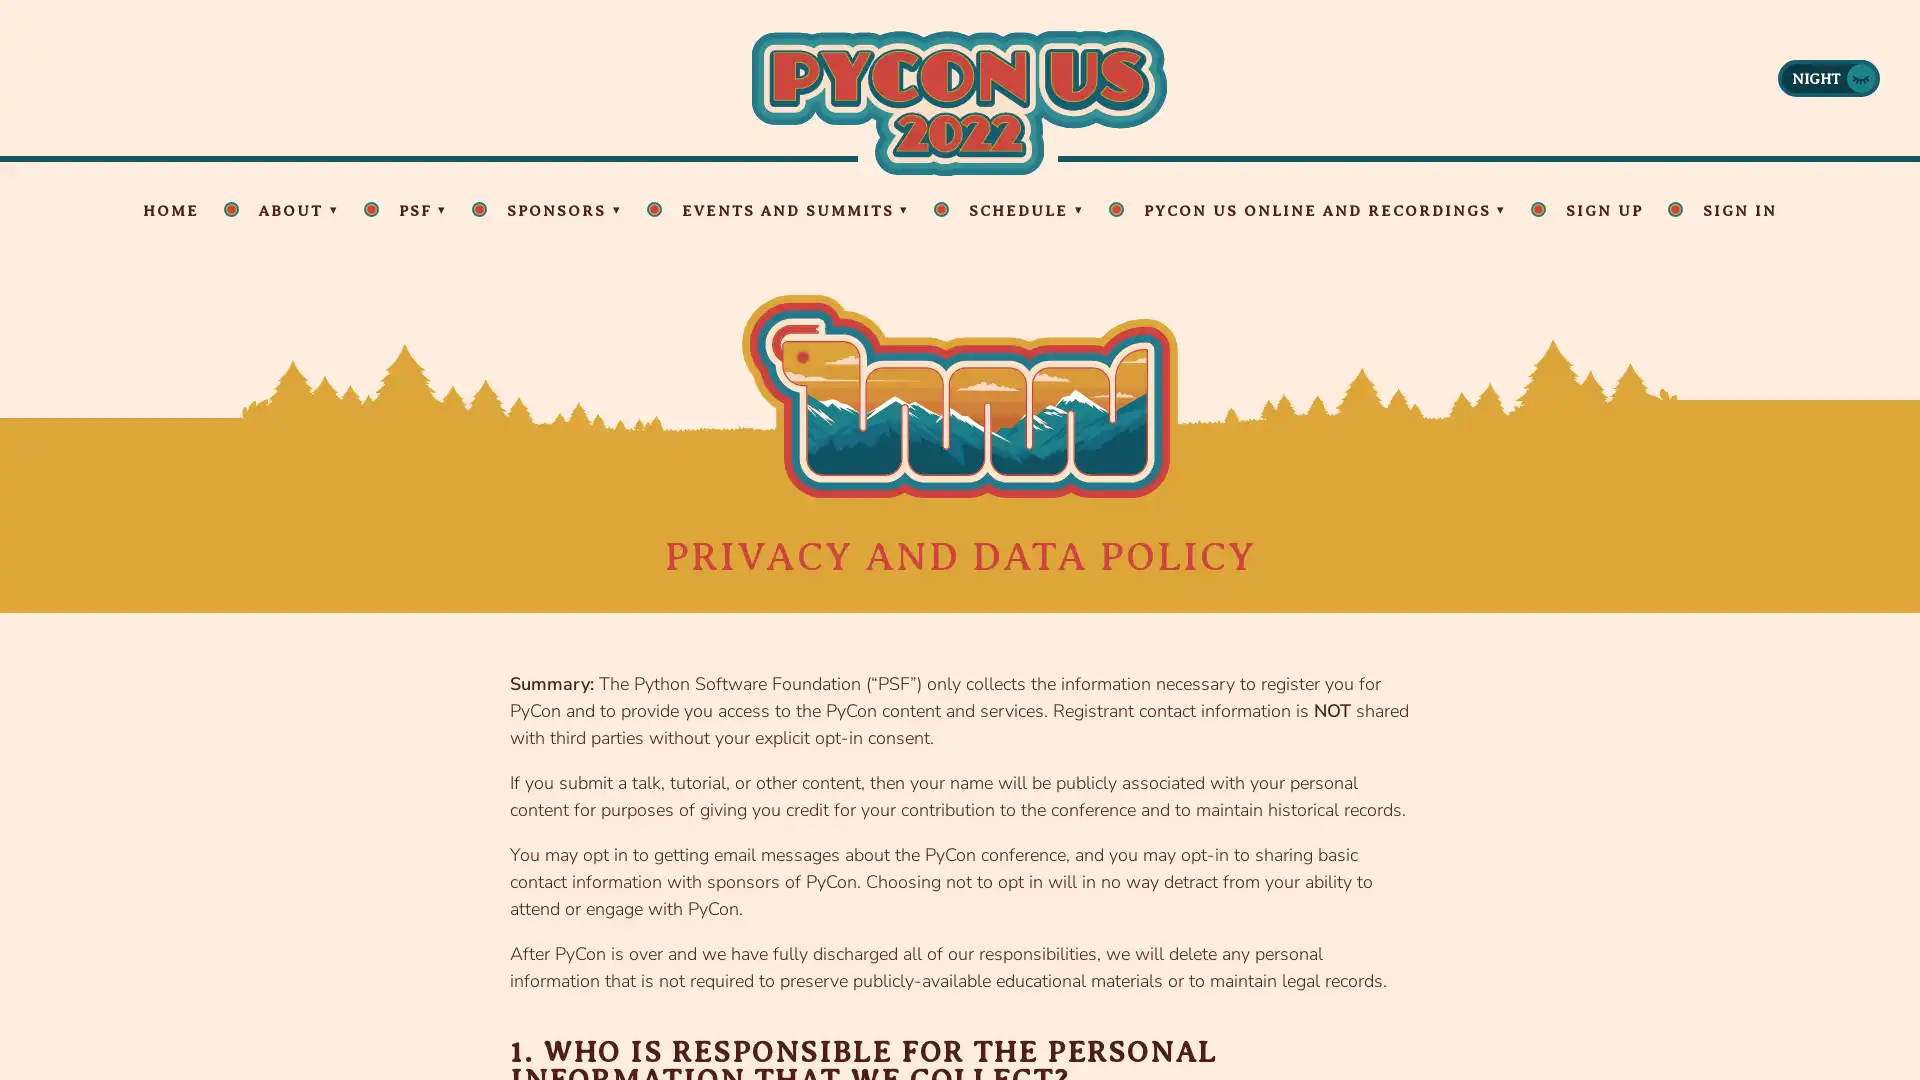  What do you see at coordinates (1828, 76) in the screenshot?
I see `NIGHT` at bounding box center [1828, 76].